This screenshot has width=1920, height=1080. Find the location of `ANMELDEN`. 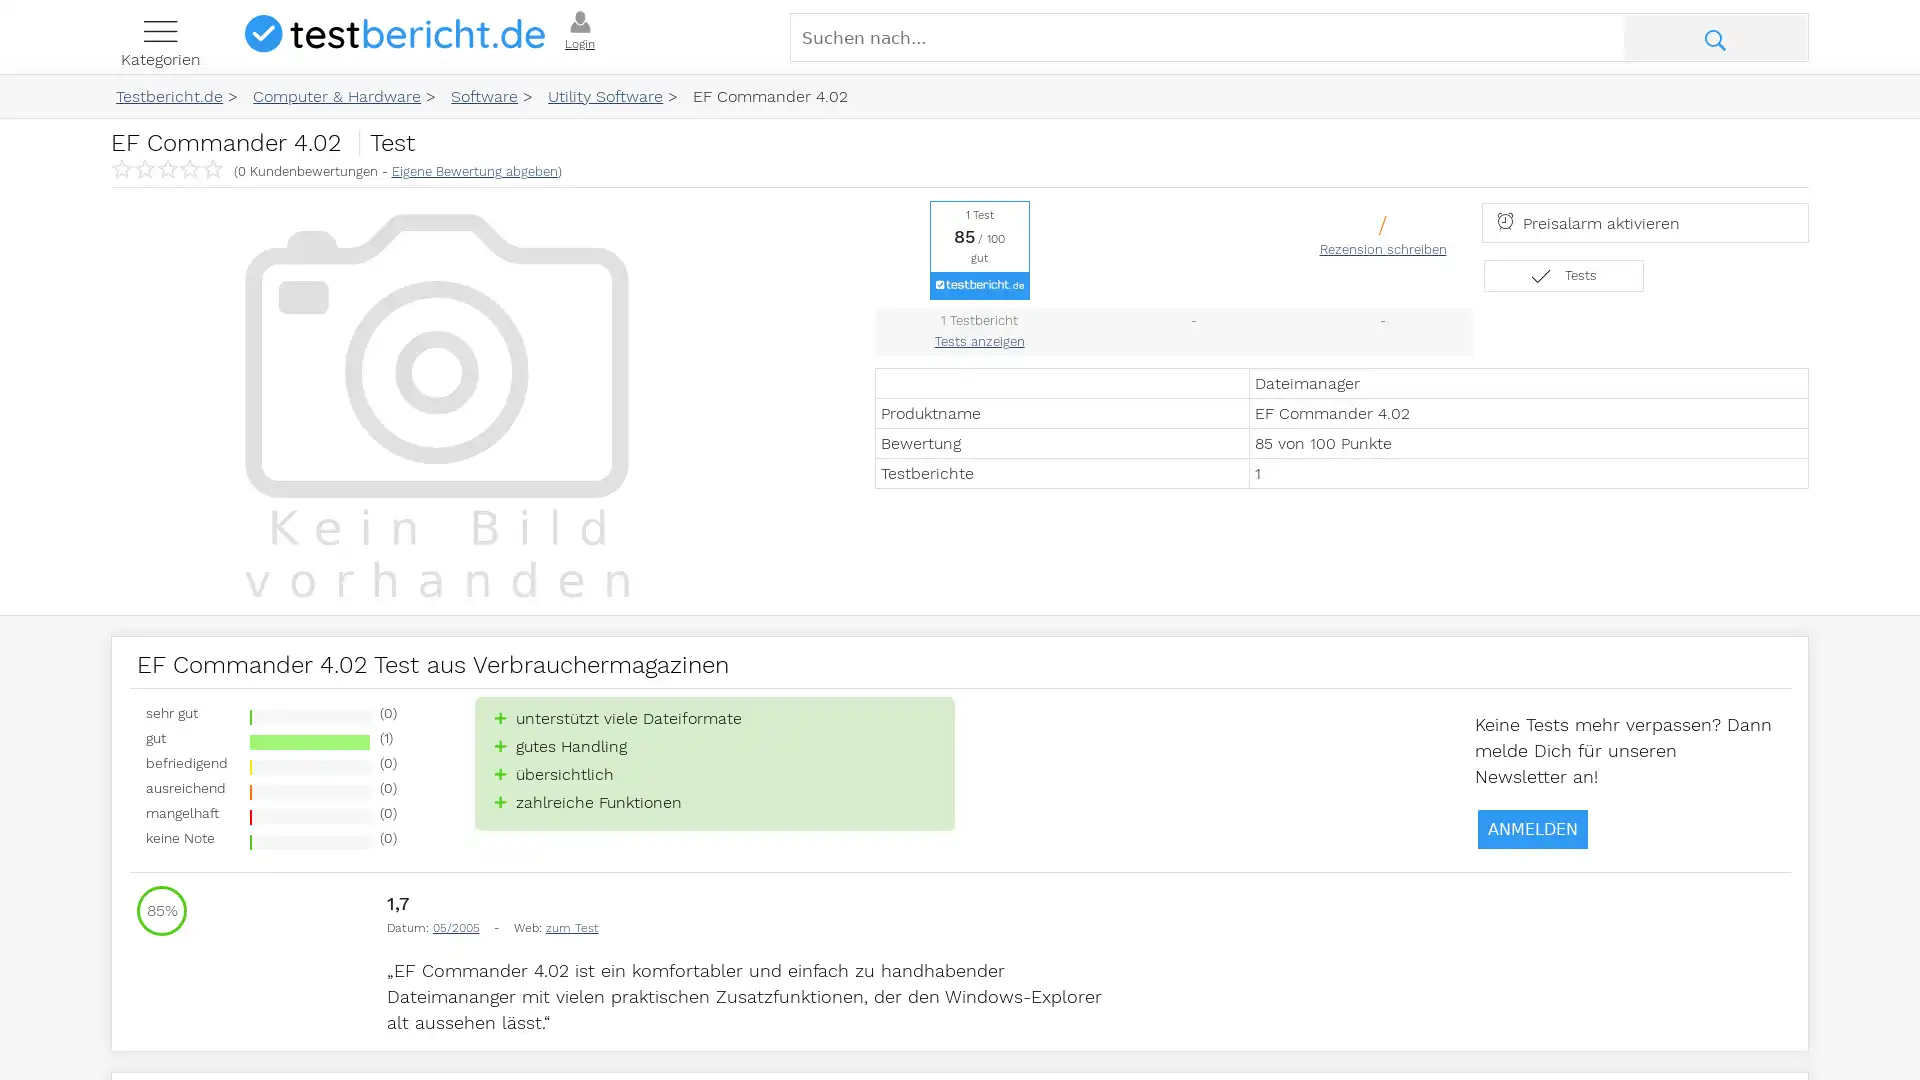

ANMELDEN is located at coordinates (1531, 829).